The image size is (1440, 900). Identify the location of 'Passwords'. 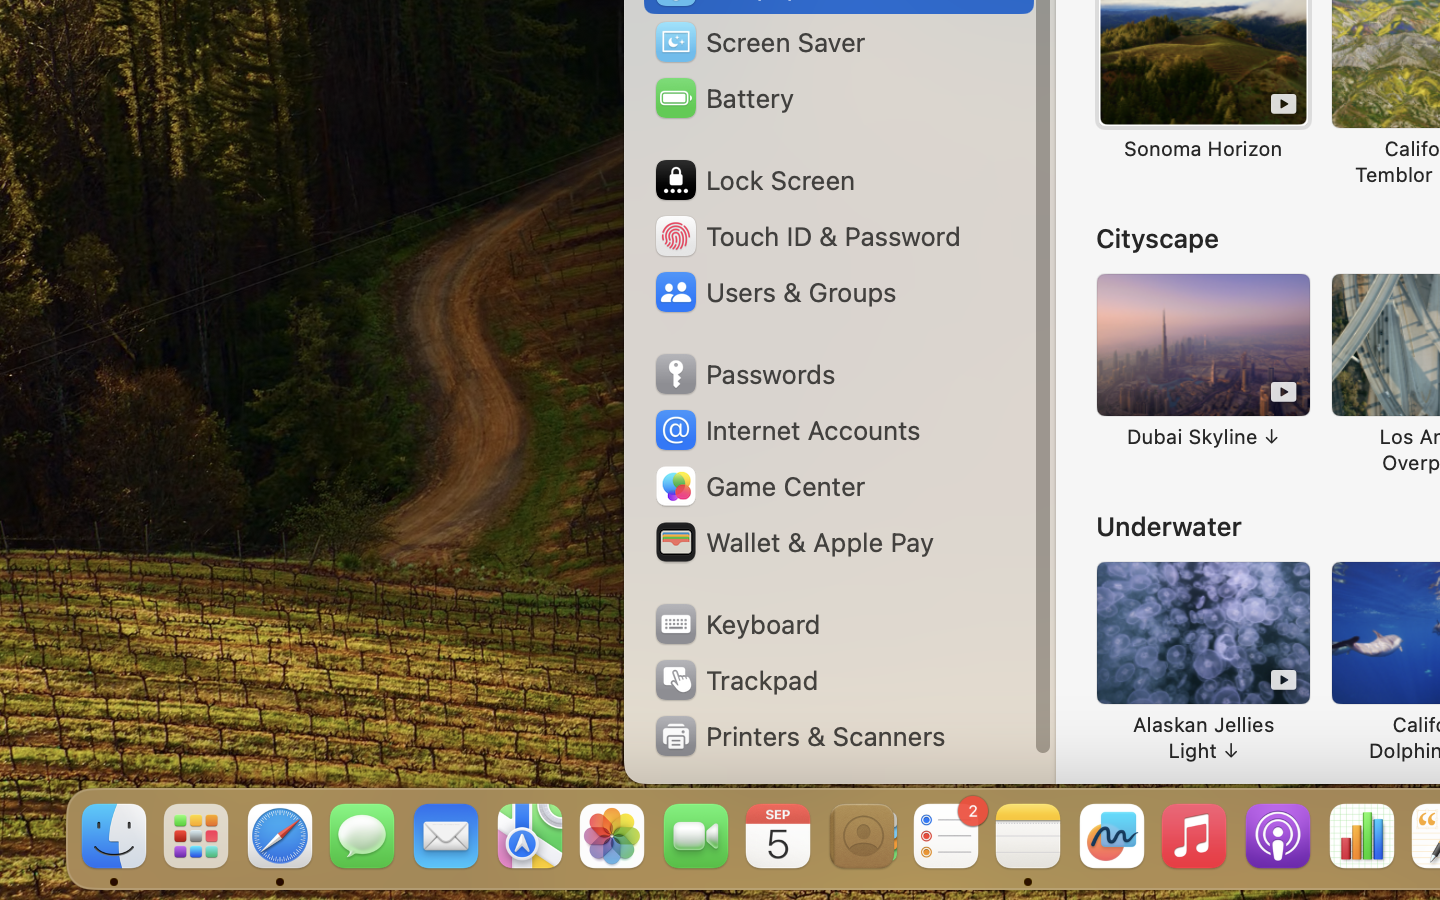
(743, 374).